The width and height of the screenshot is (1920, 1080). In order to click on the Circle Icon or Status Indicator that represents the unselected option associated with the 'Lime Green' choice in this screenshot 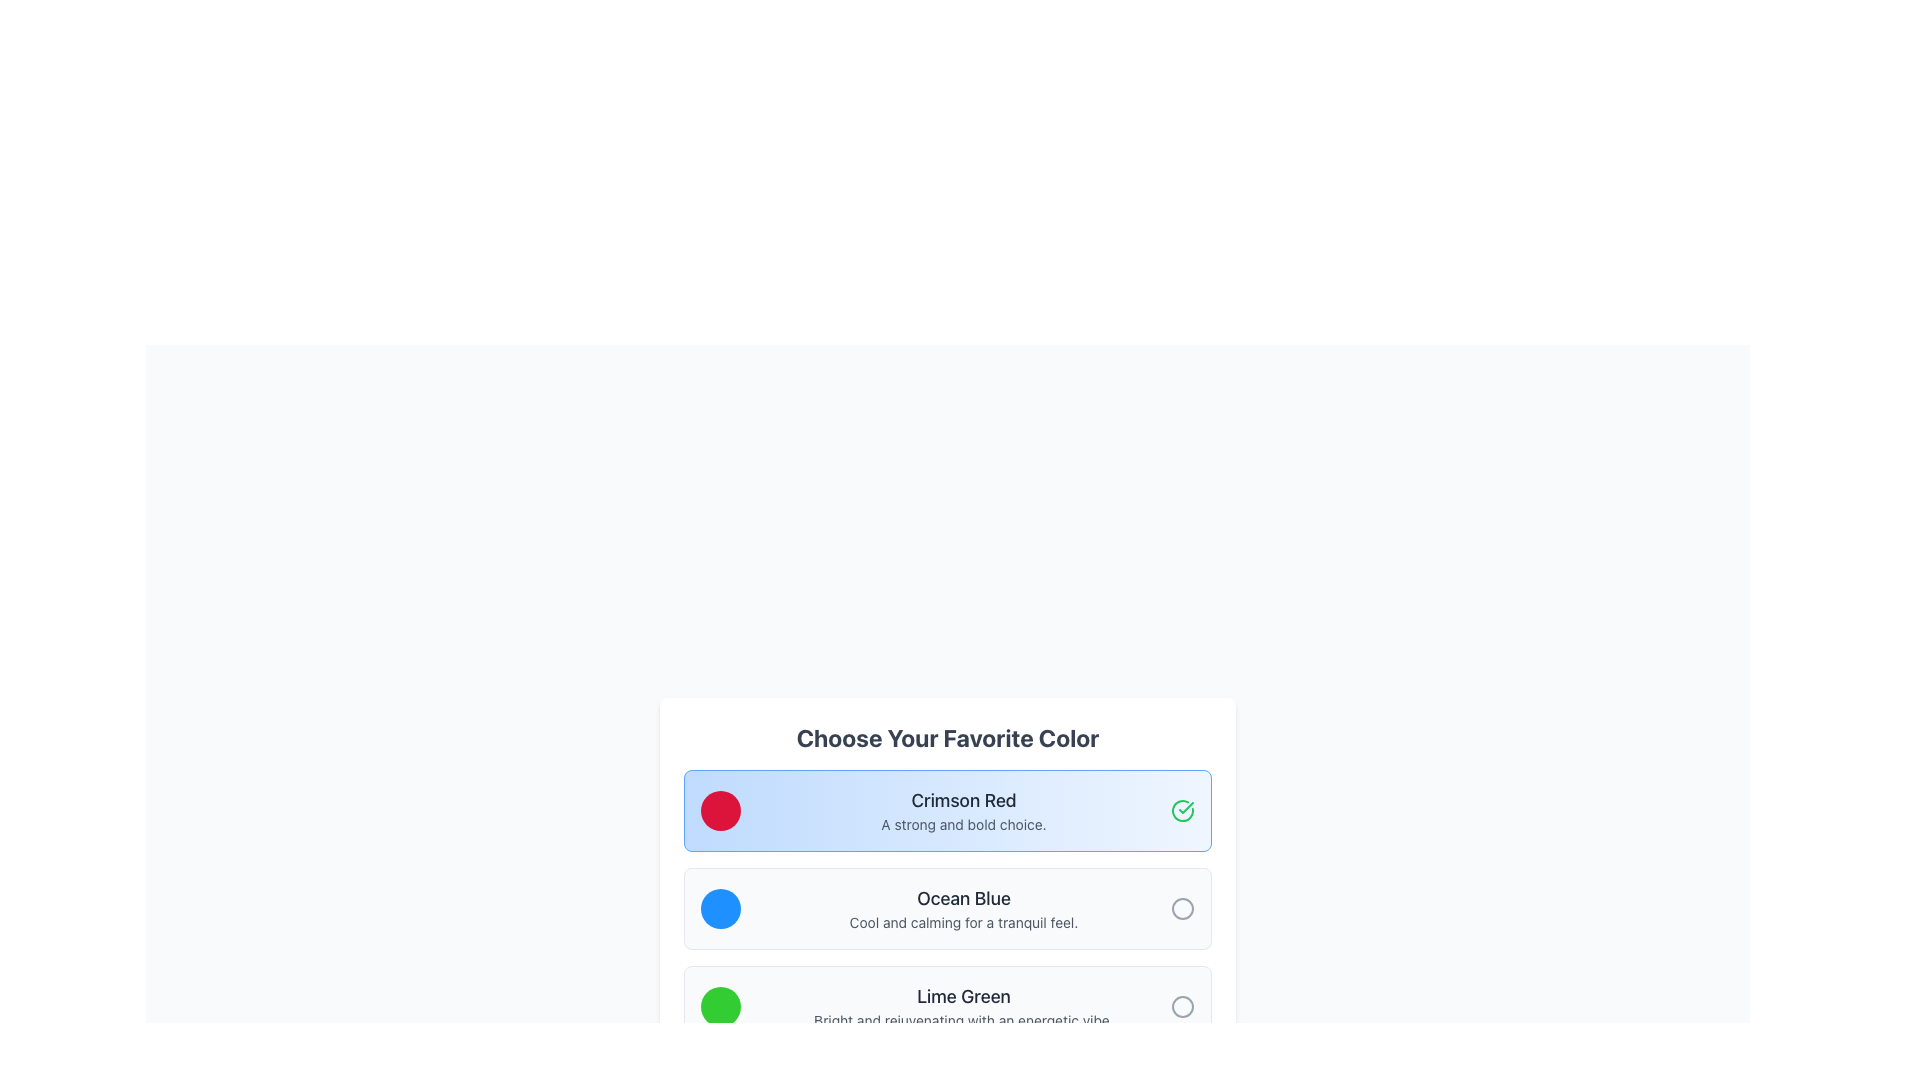, I will do `click(1182, 1006)`.